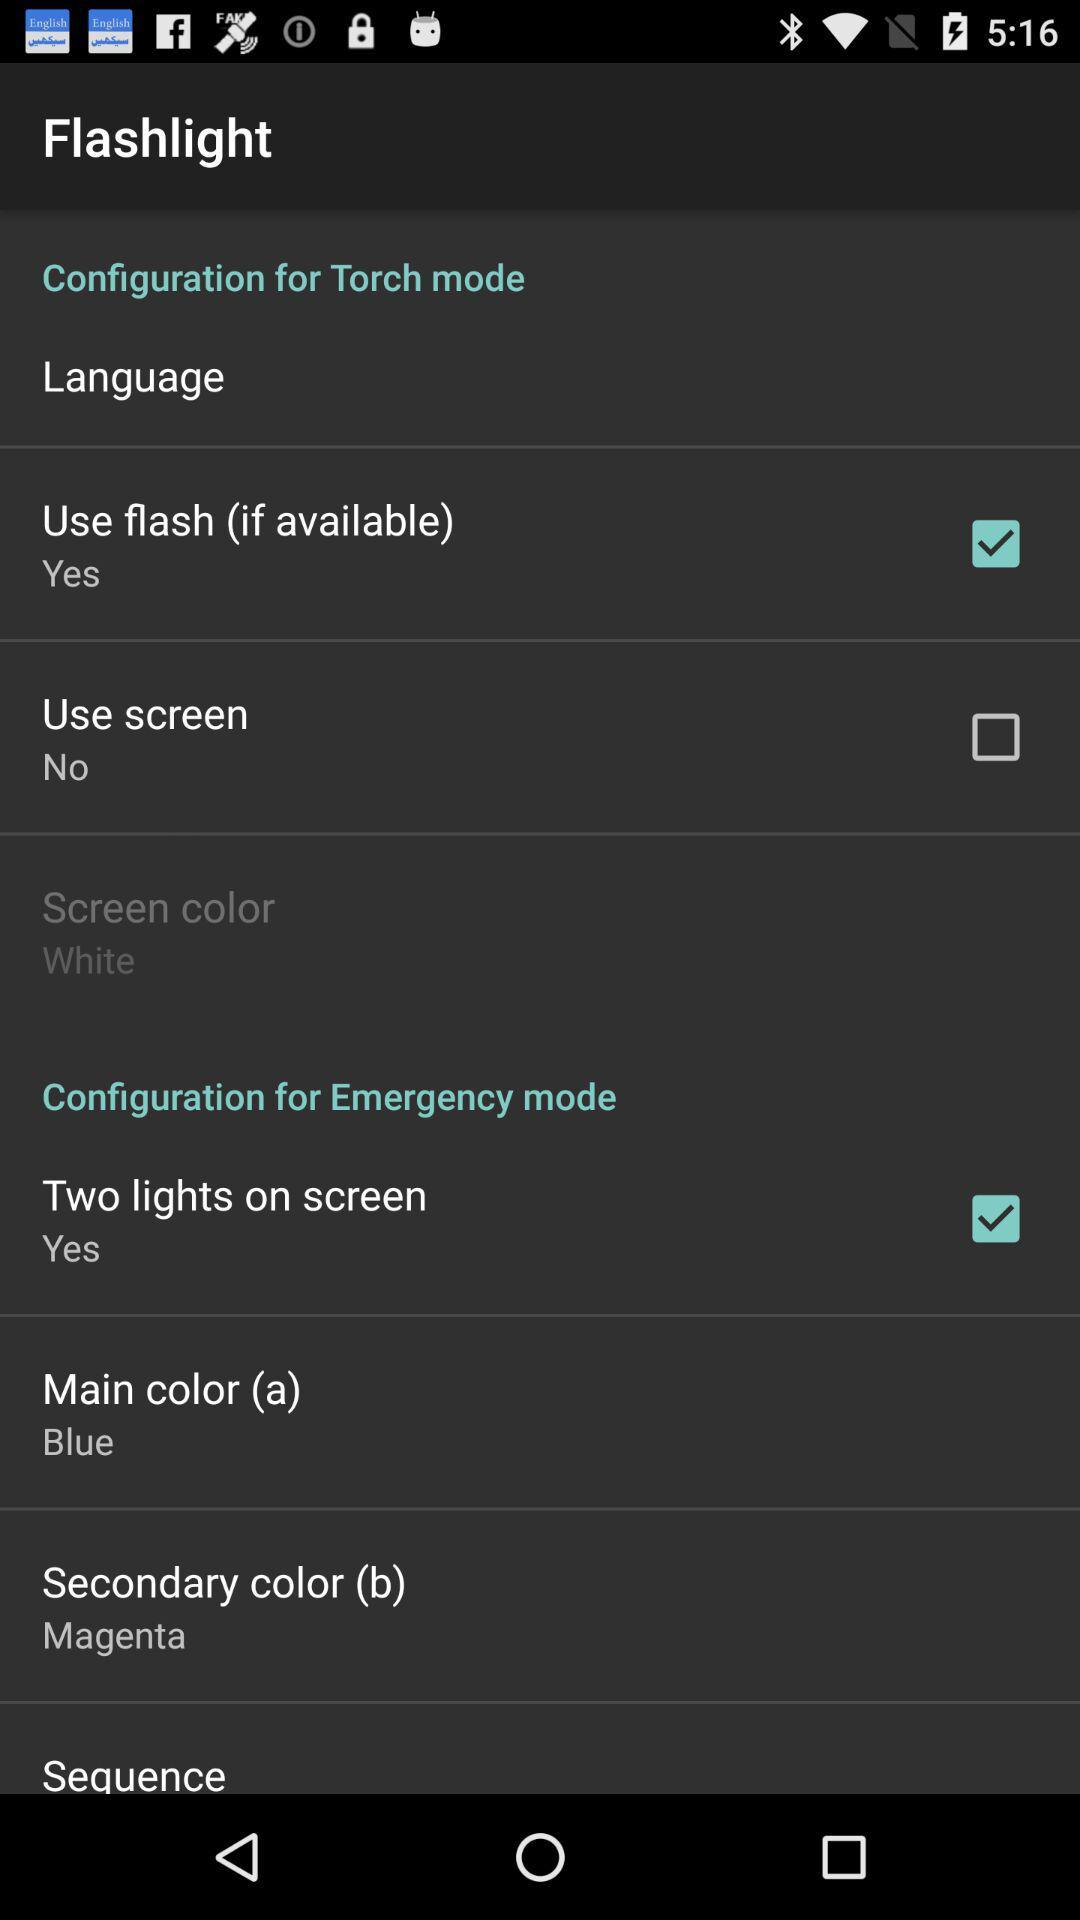  I want to click on blue app, so click(76, 1440).